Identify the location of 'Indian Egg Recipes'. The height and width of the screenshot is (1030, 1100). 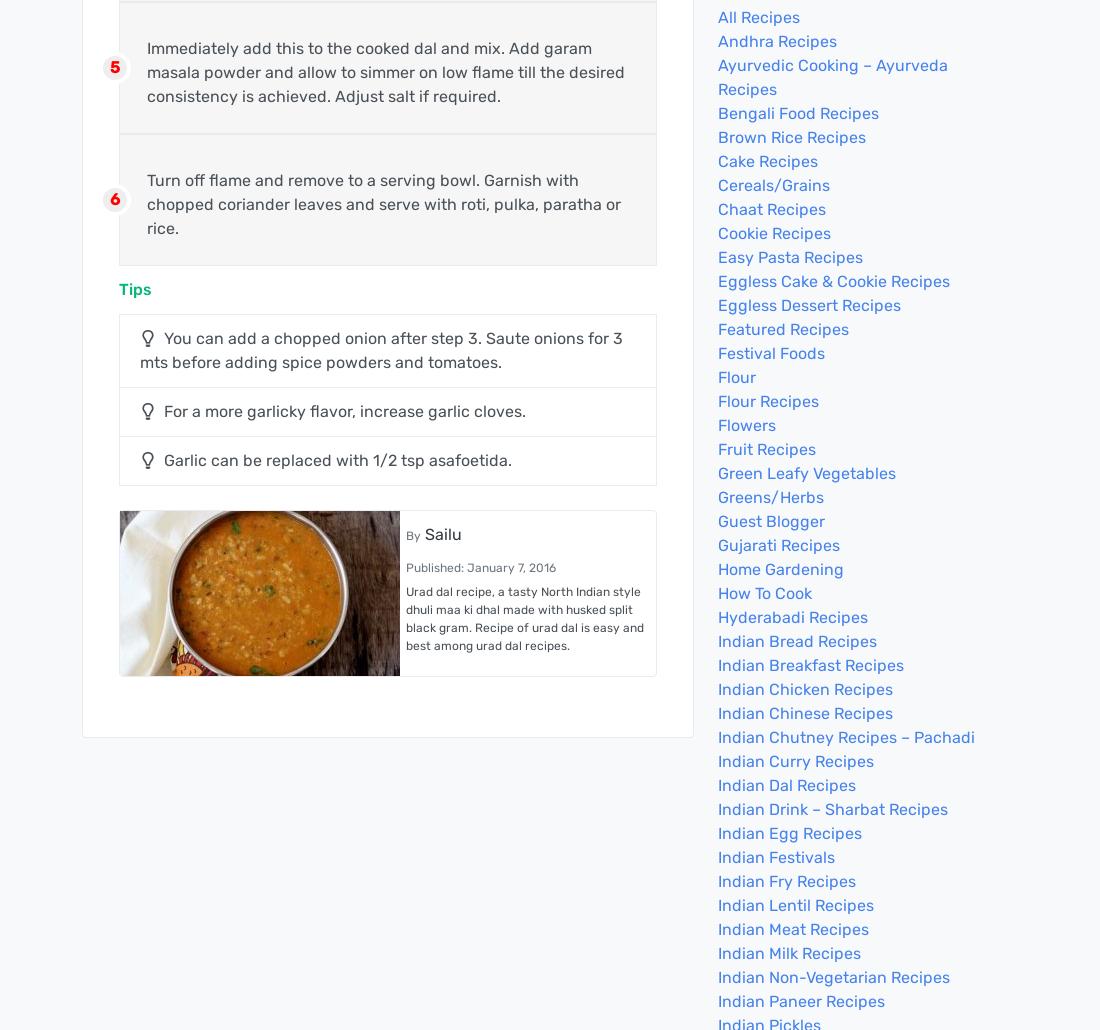
(790, 832).